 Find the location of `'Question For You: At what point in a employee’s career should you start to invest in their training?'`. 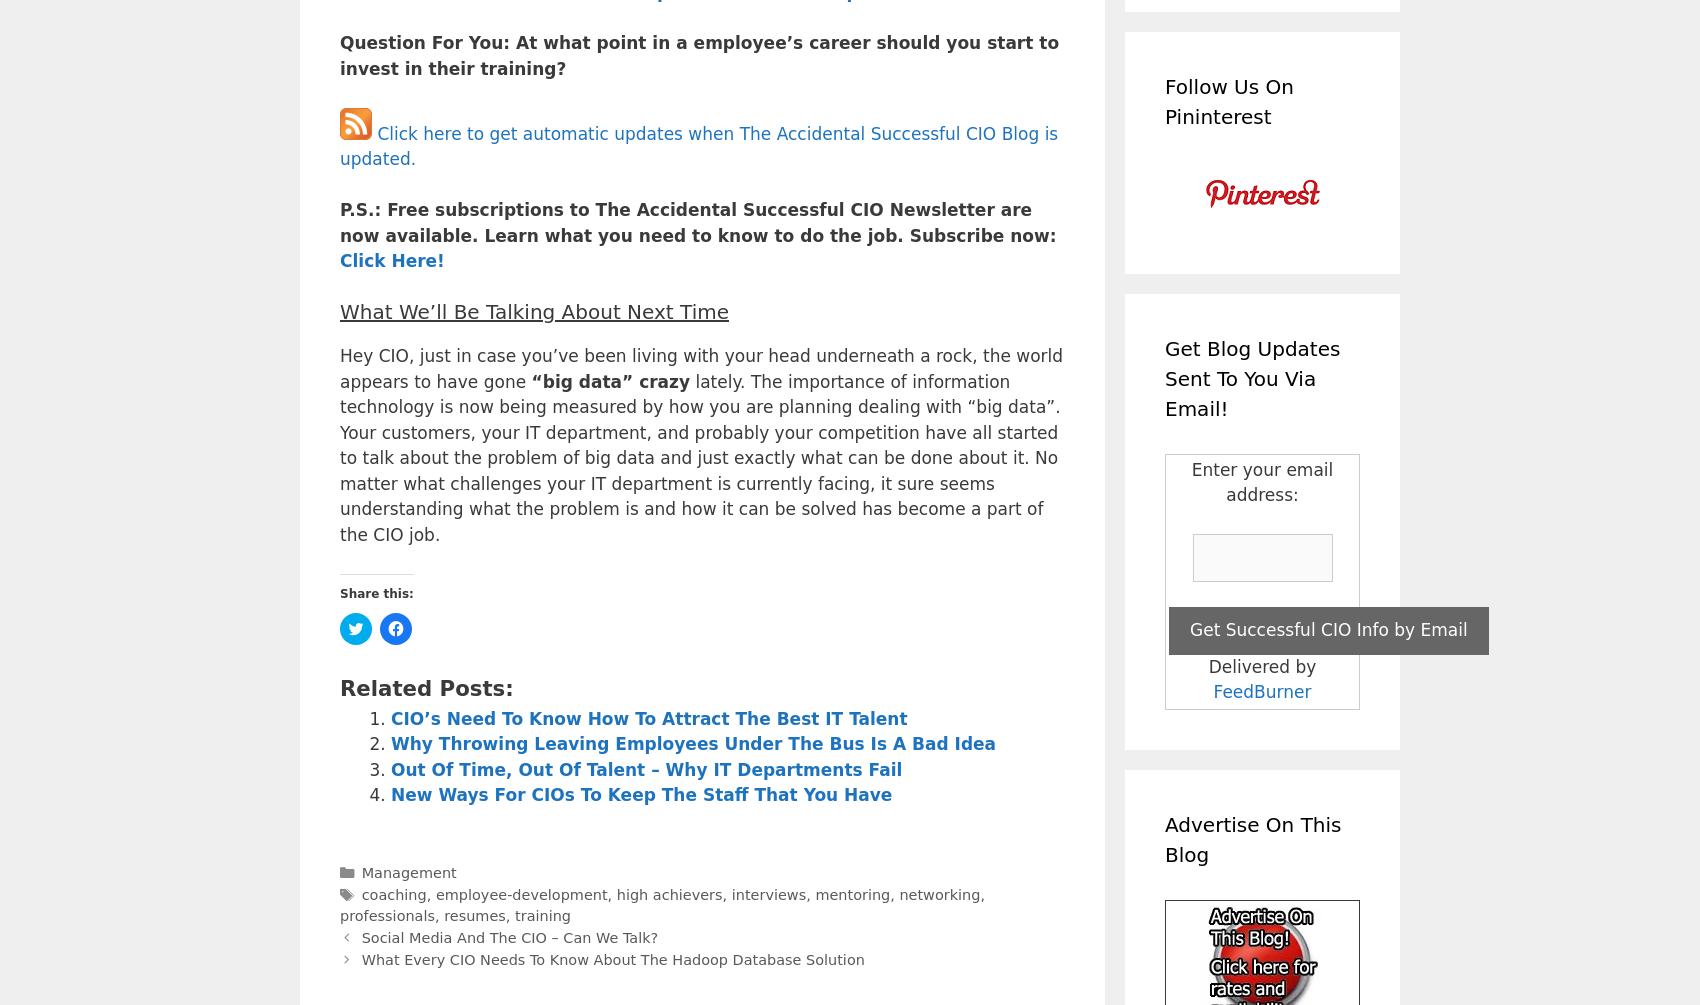

'Question For You: At what point in a employee’s career should you start to invest in their training?' is located at coordinates (699, 55).